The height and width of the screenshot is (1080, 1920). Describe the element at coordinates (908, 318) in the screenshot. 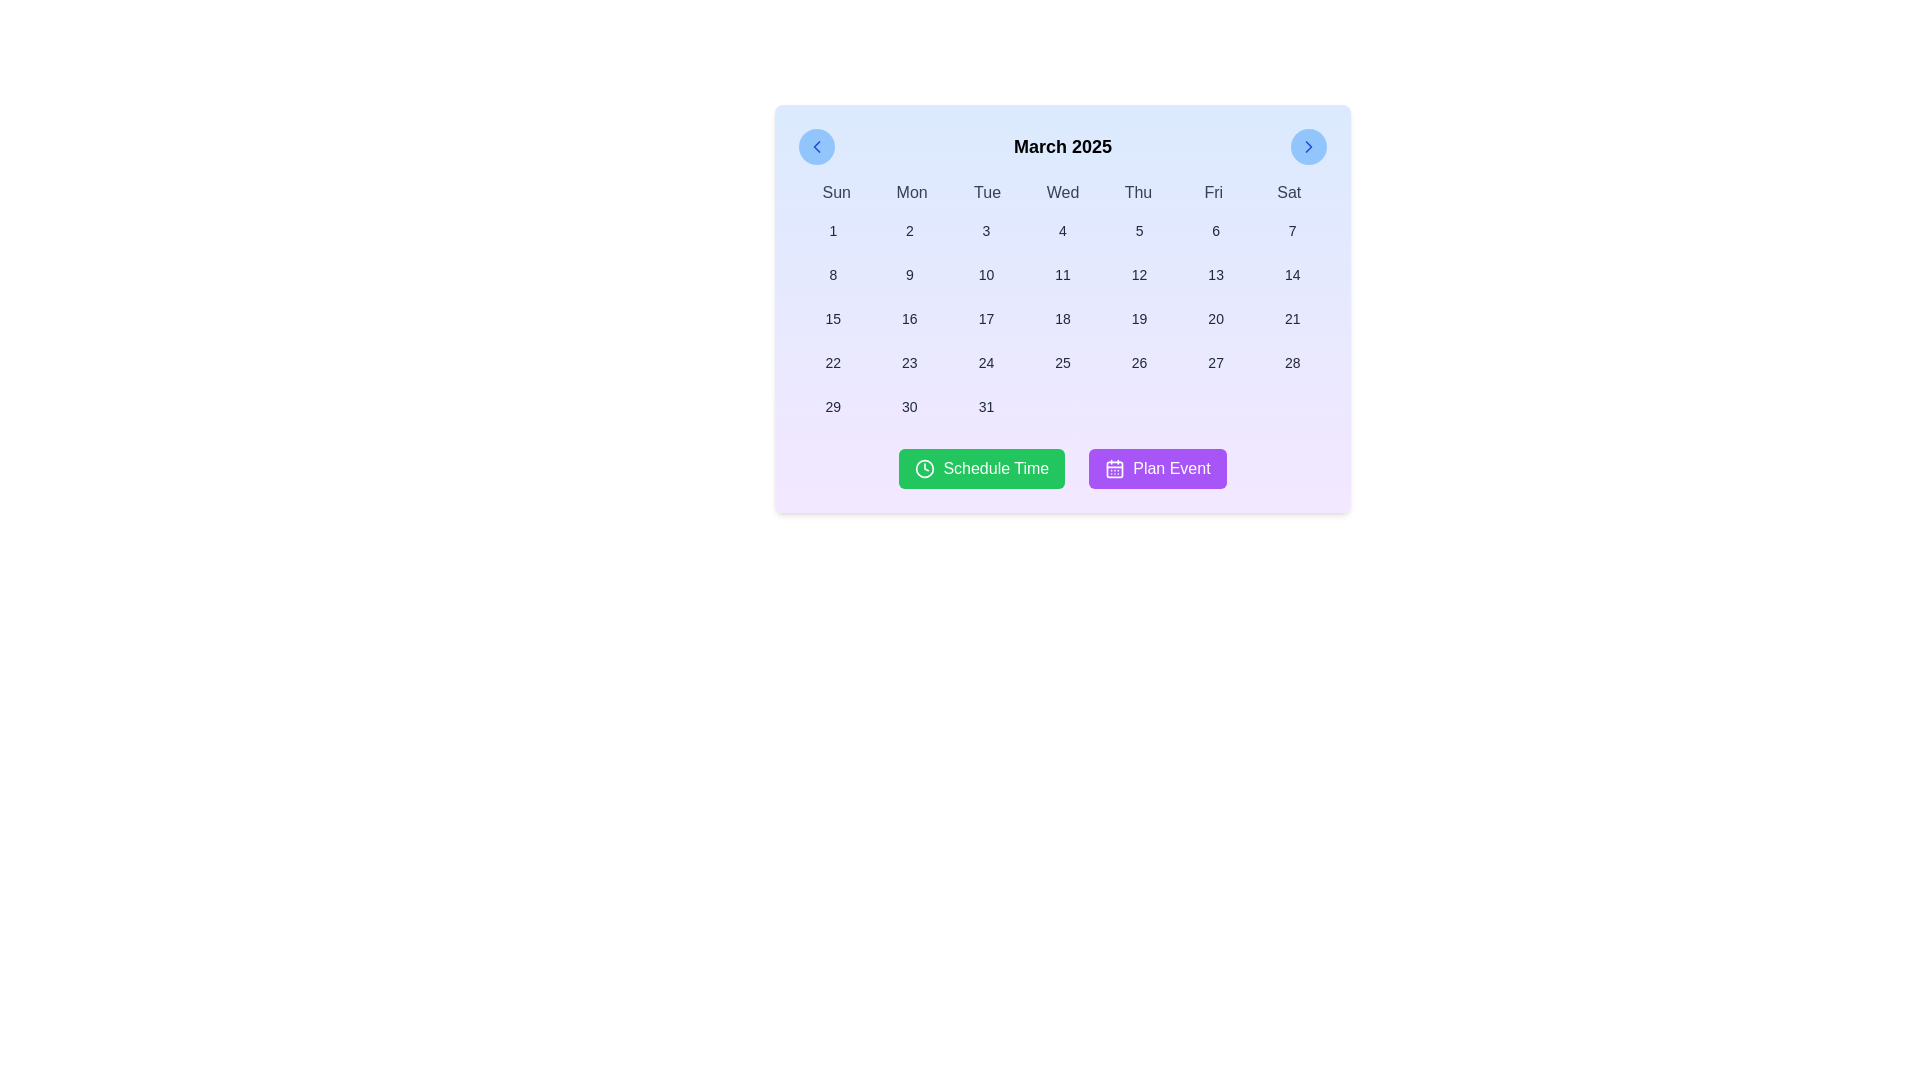

I see `the calendar date cell displaying the number '16', located in the third row and second column of the calendar grid` at that location.